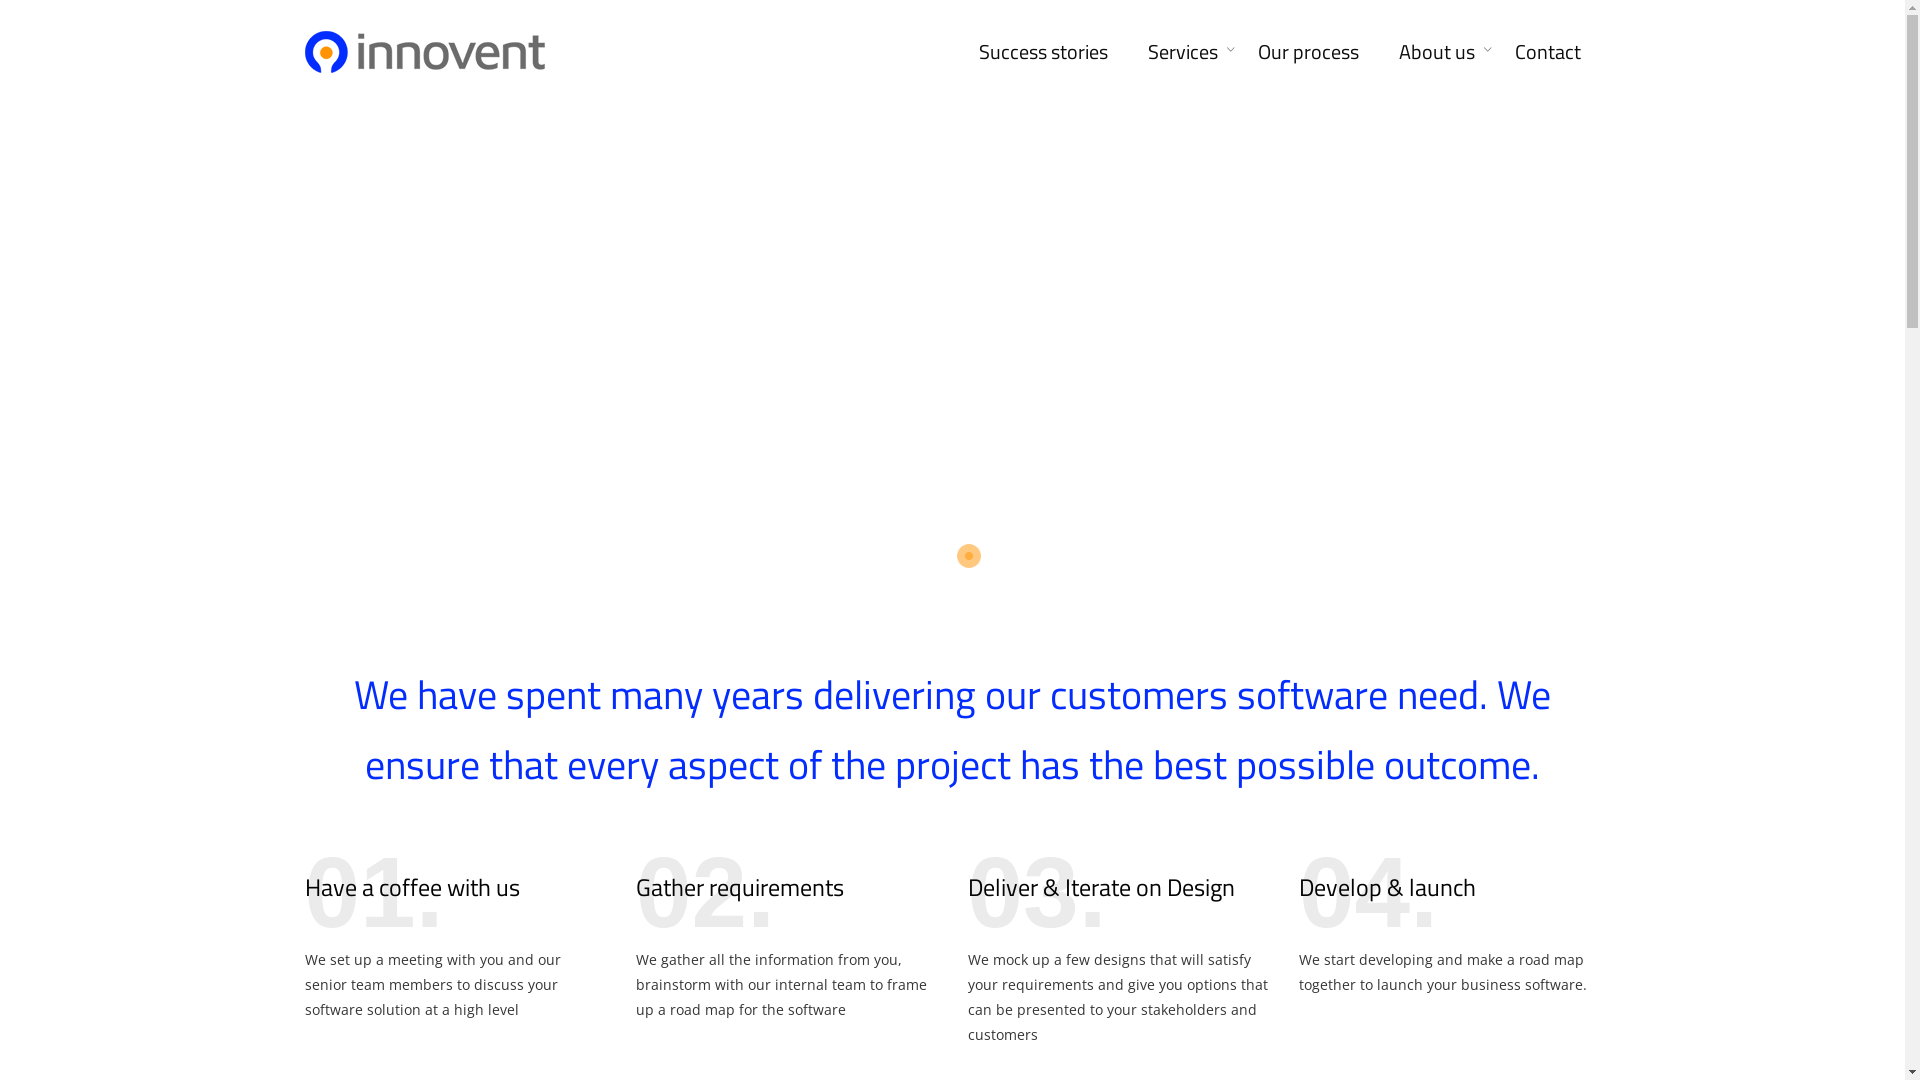 The width and height of the screenshot is (1920, 1080). Describe the element at coordinates (1545, 48) in the screenshot. I see `'Contact'` at that location.